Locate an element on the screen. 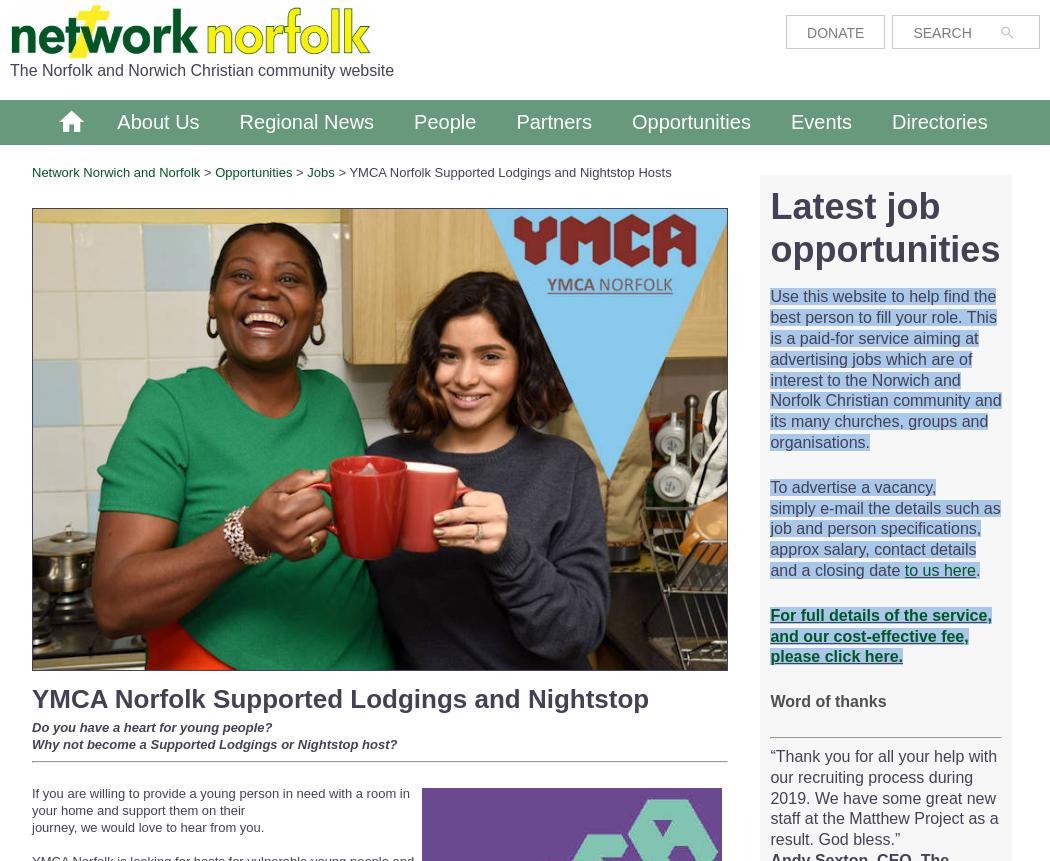 The image size is (1050, 861). 'To advertise a vacancy, simply e-mail the details such as job and person specifications, approx salary, contact details and a closing date' is located at coordinates (884, 527).